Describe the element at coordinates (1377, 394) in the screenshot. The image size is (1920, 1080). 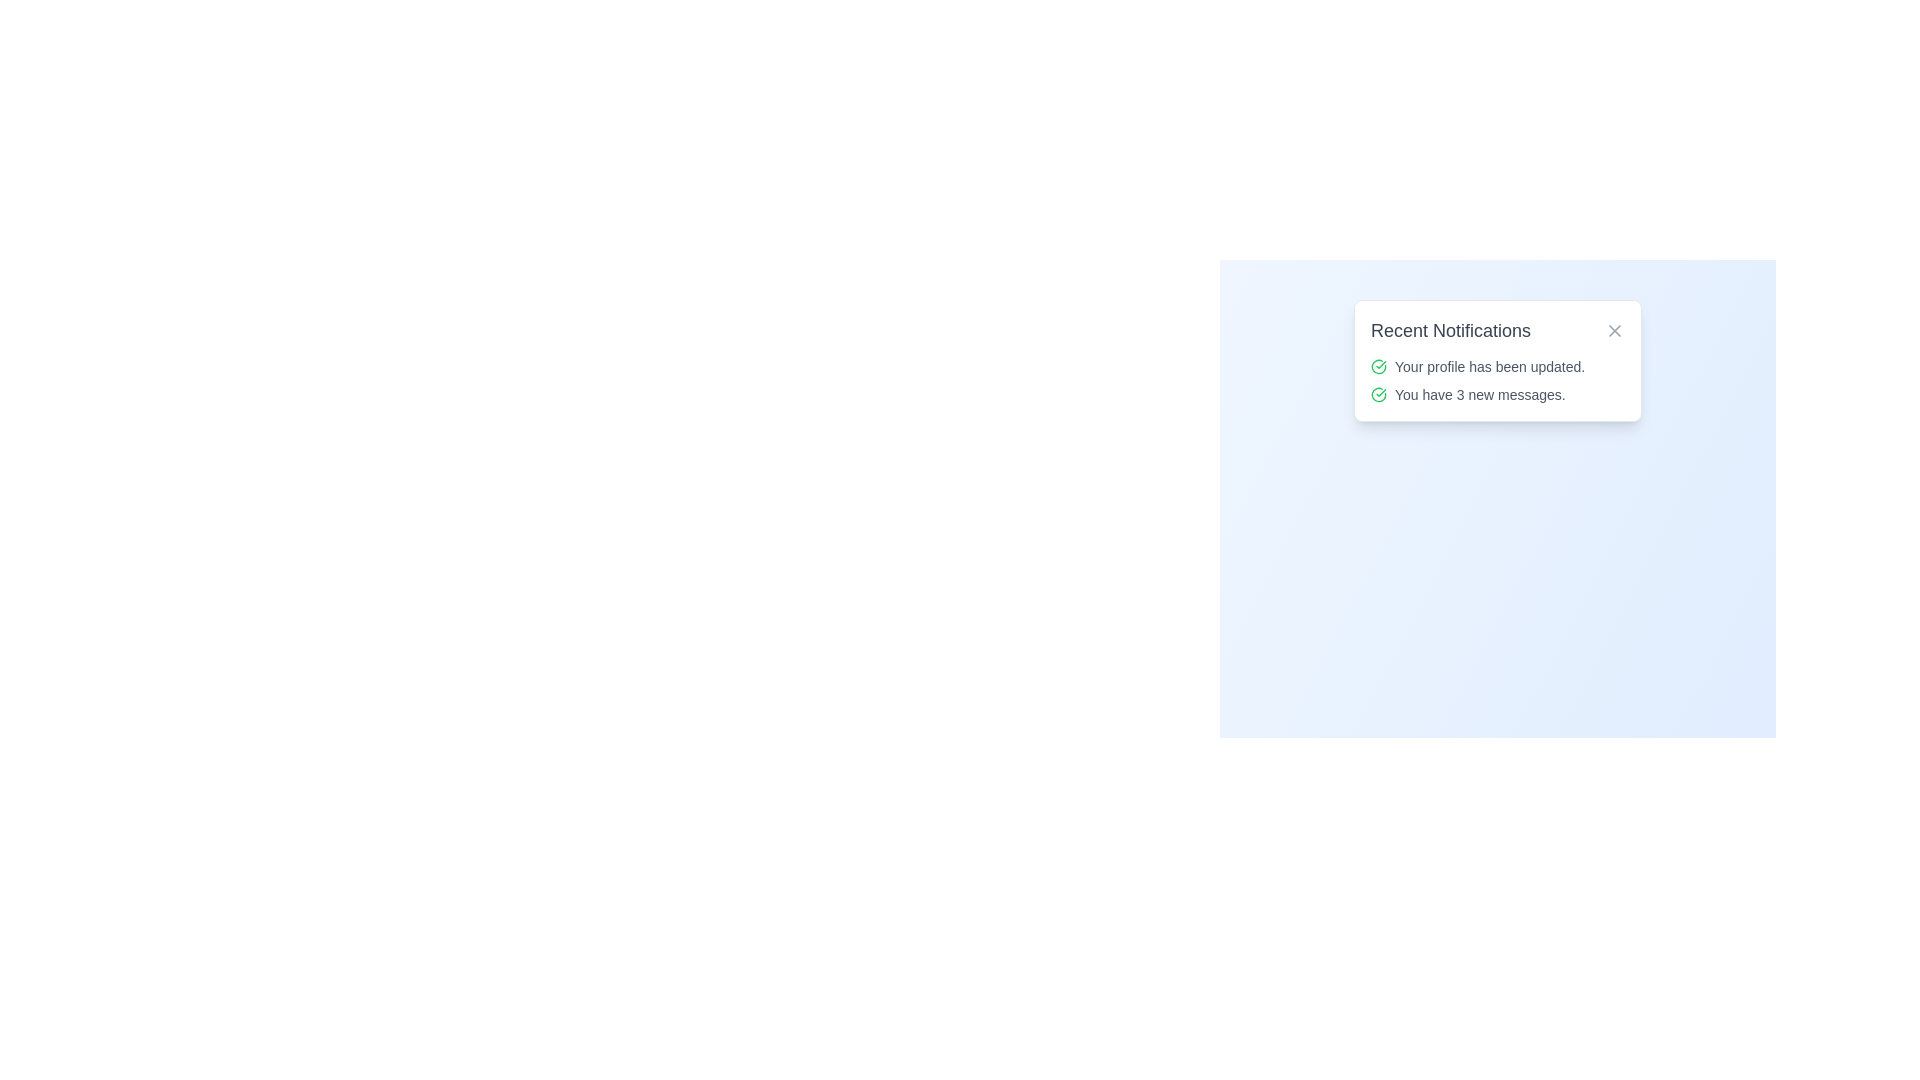
I see `the confirmation icon indicating the success state related to the notification message located to the left of the text 'You have 3 new messages.'` at that location.